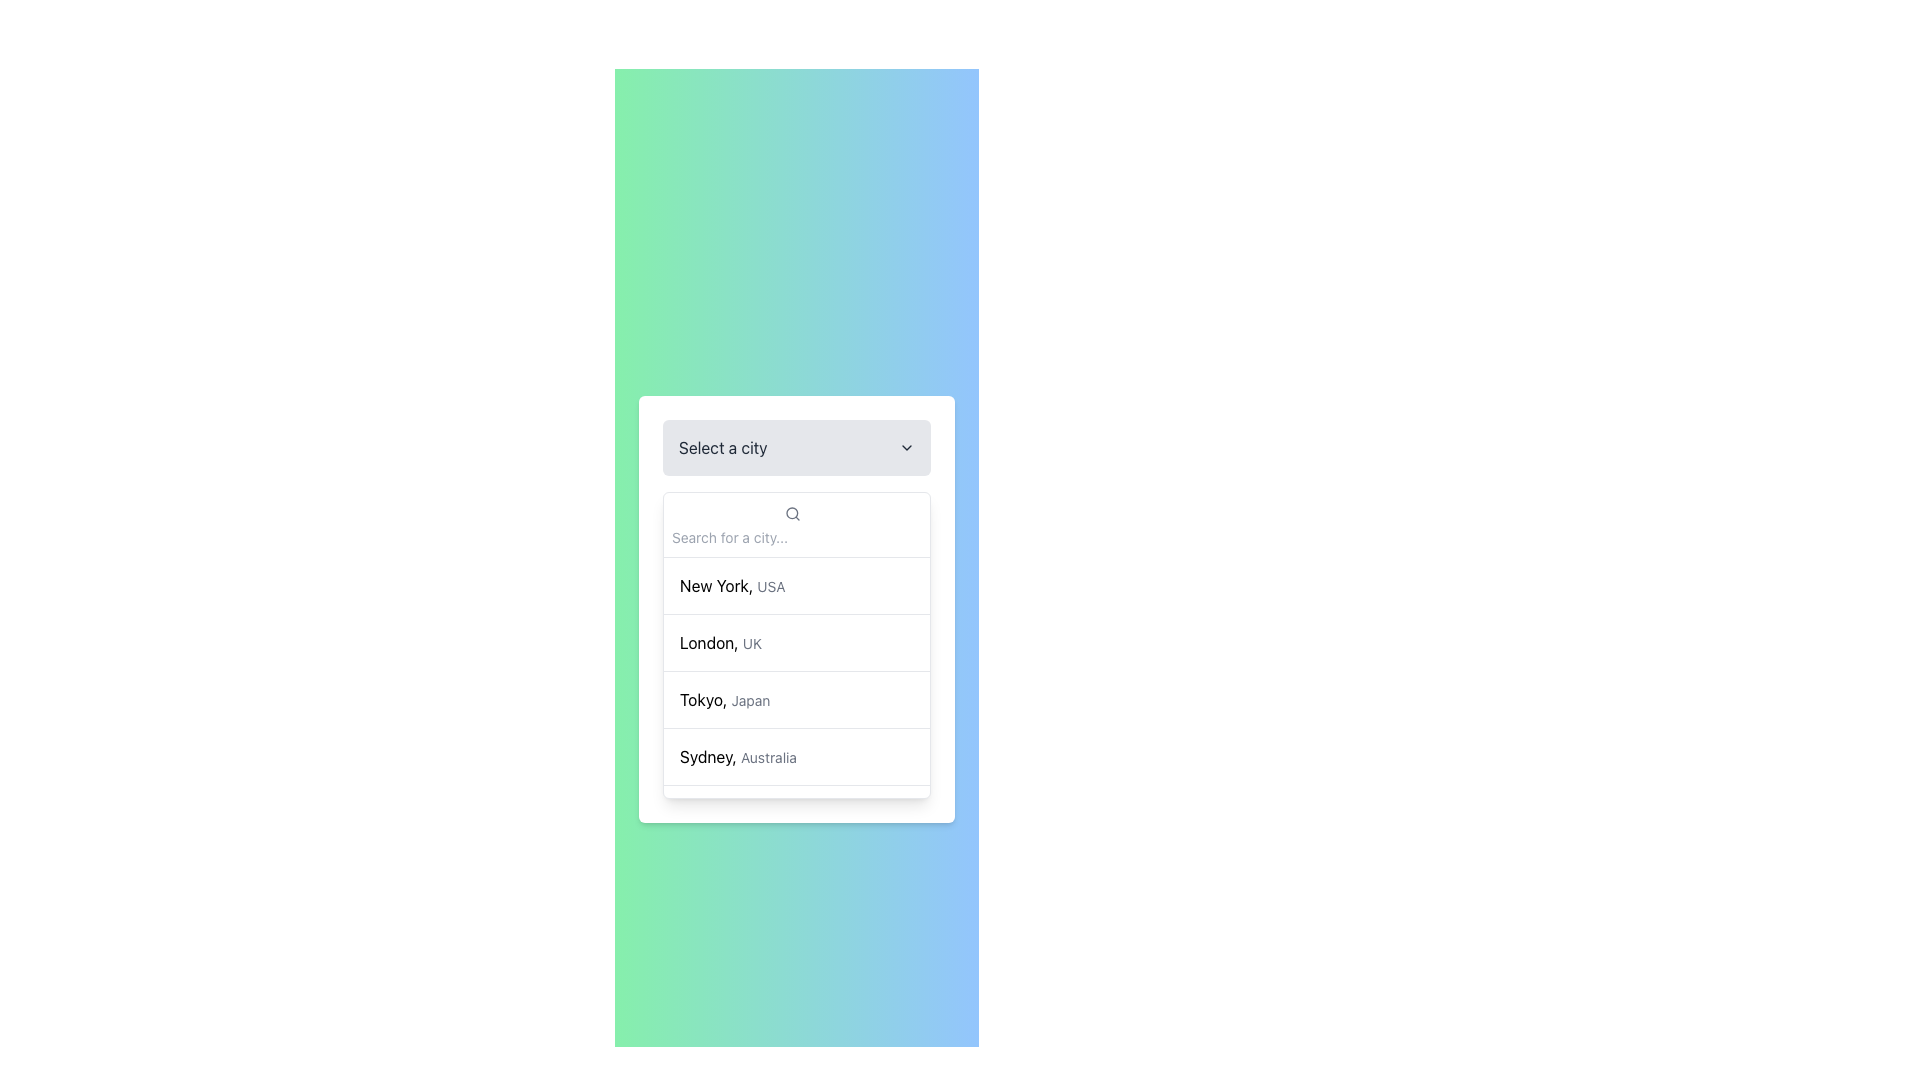  I want to click on the list item element displaying 'London, UK', so click(795, 643).